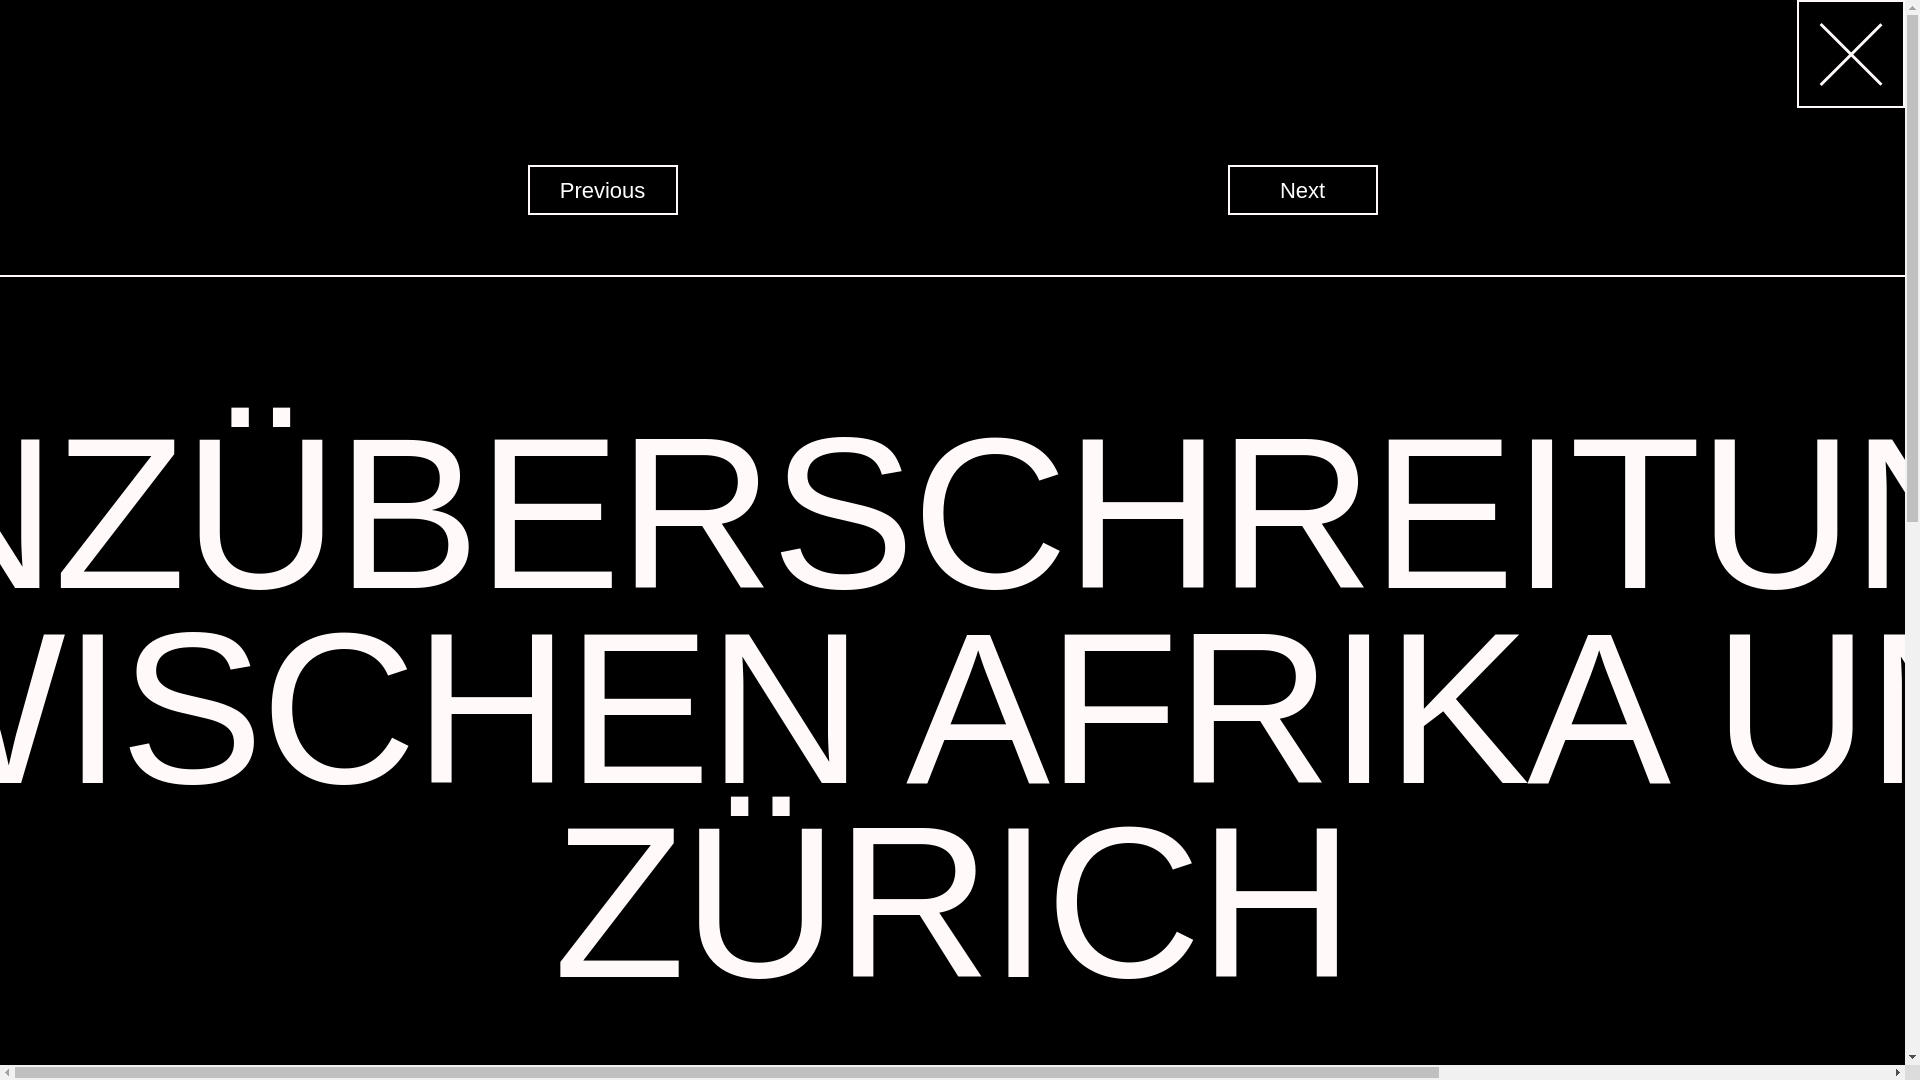 This screenshot has width=1920, height=1080. What do you see at coordinates (602, 189) in the screenshot?
I see `'Previous'` at bounding box center [602, 189].